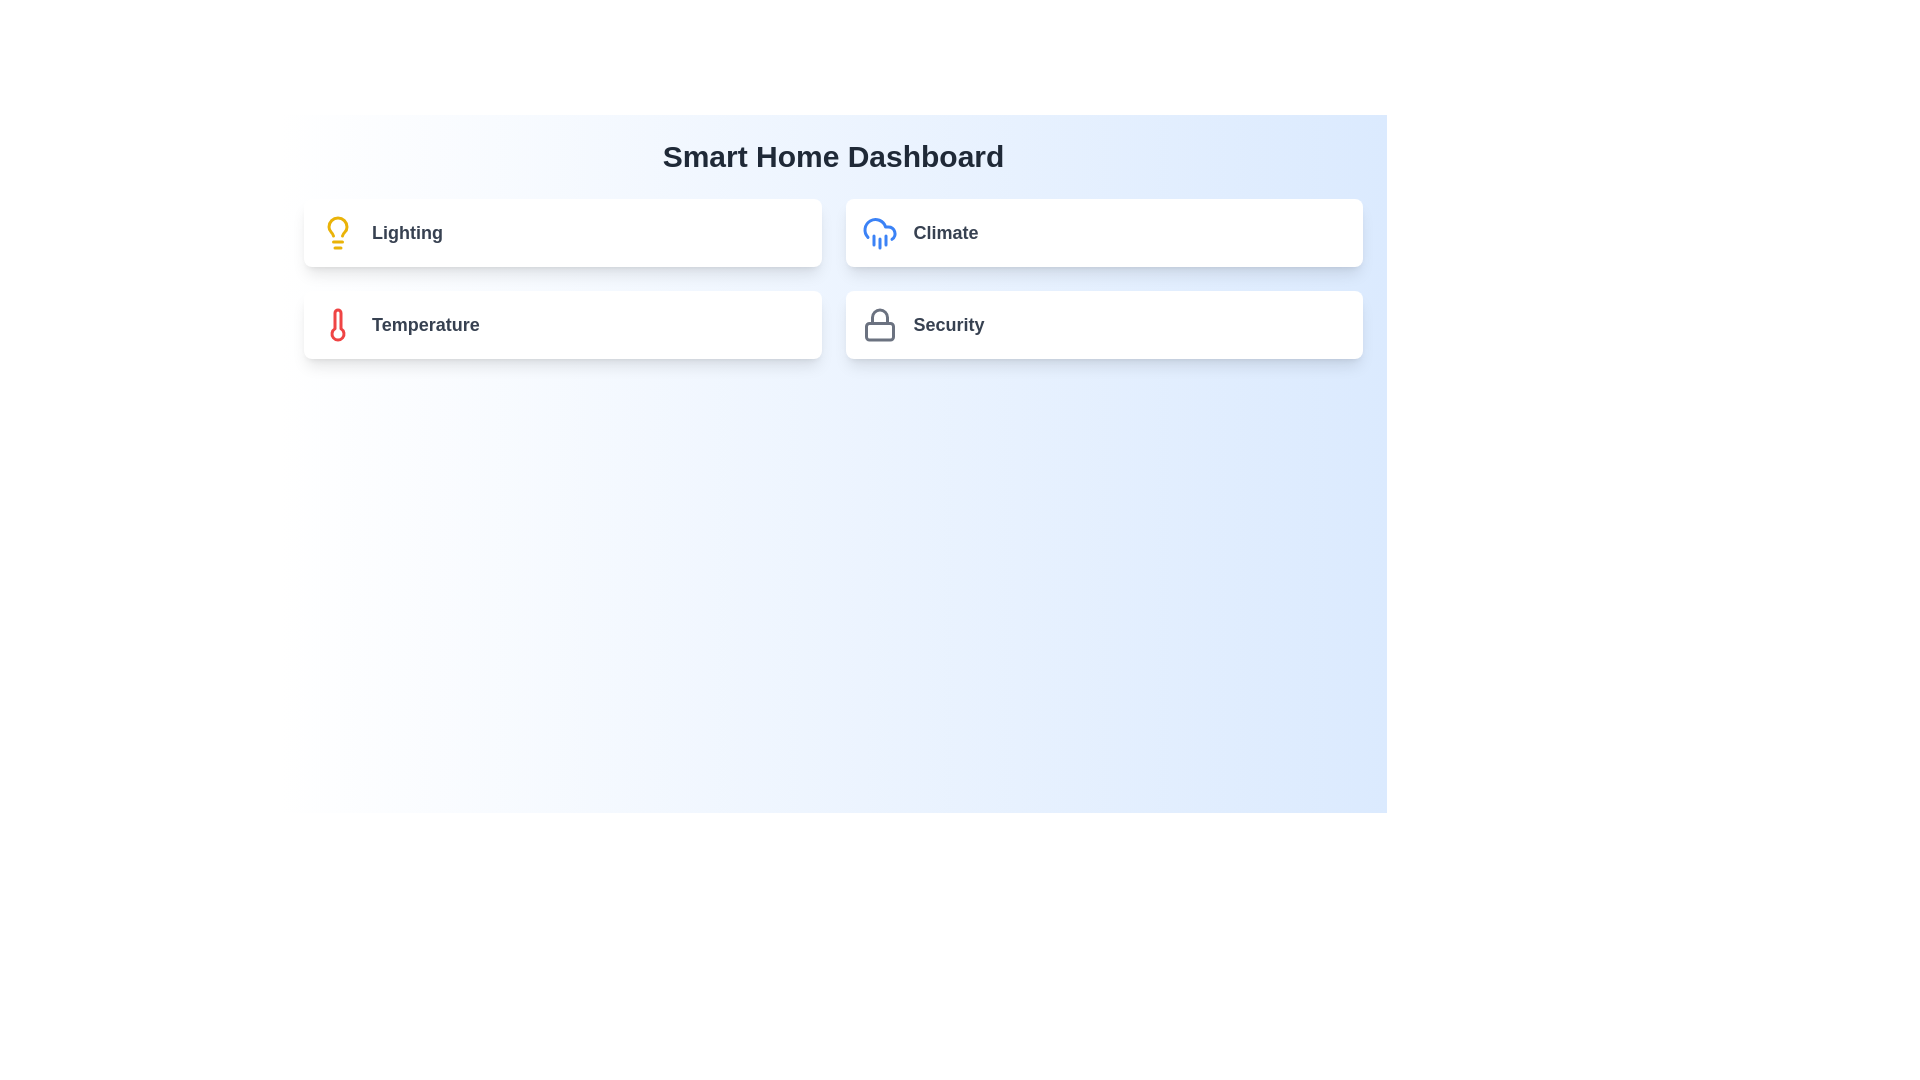 The height and width of the screenshot is (1080, 1920). Describe the element at coordinates (424, 323) in the screenshot. I see `the text label displaying 'Temperature' which is located to the immediate right of the red thermometer icon in the second card of the grid layout` at that location.